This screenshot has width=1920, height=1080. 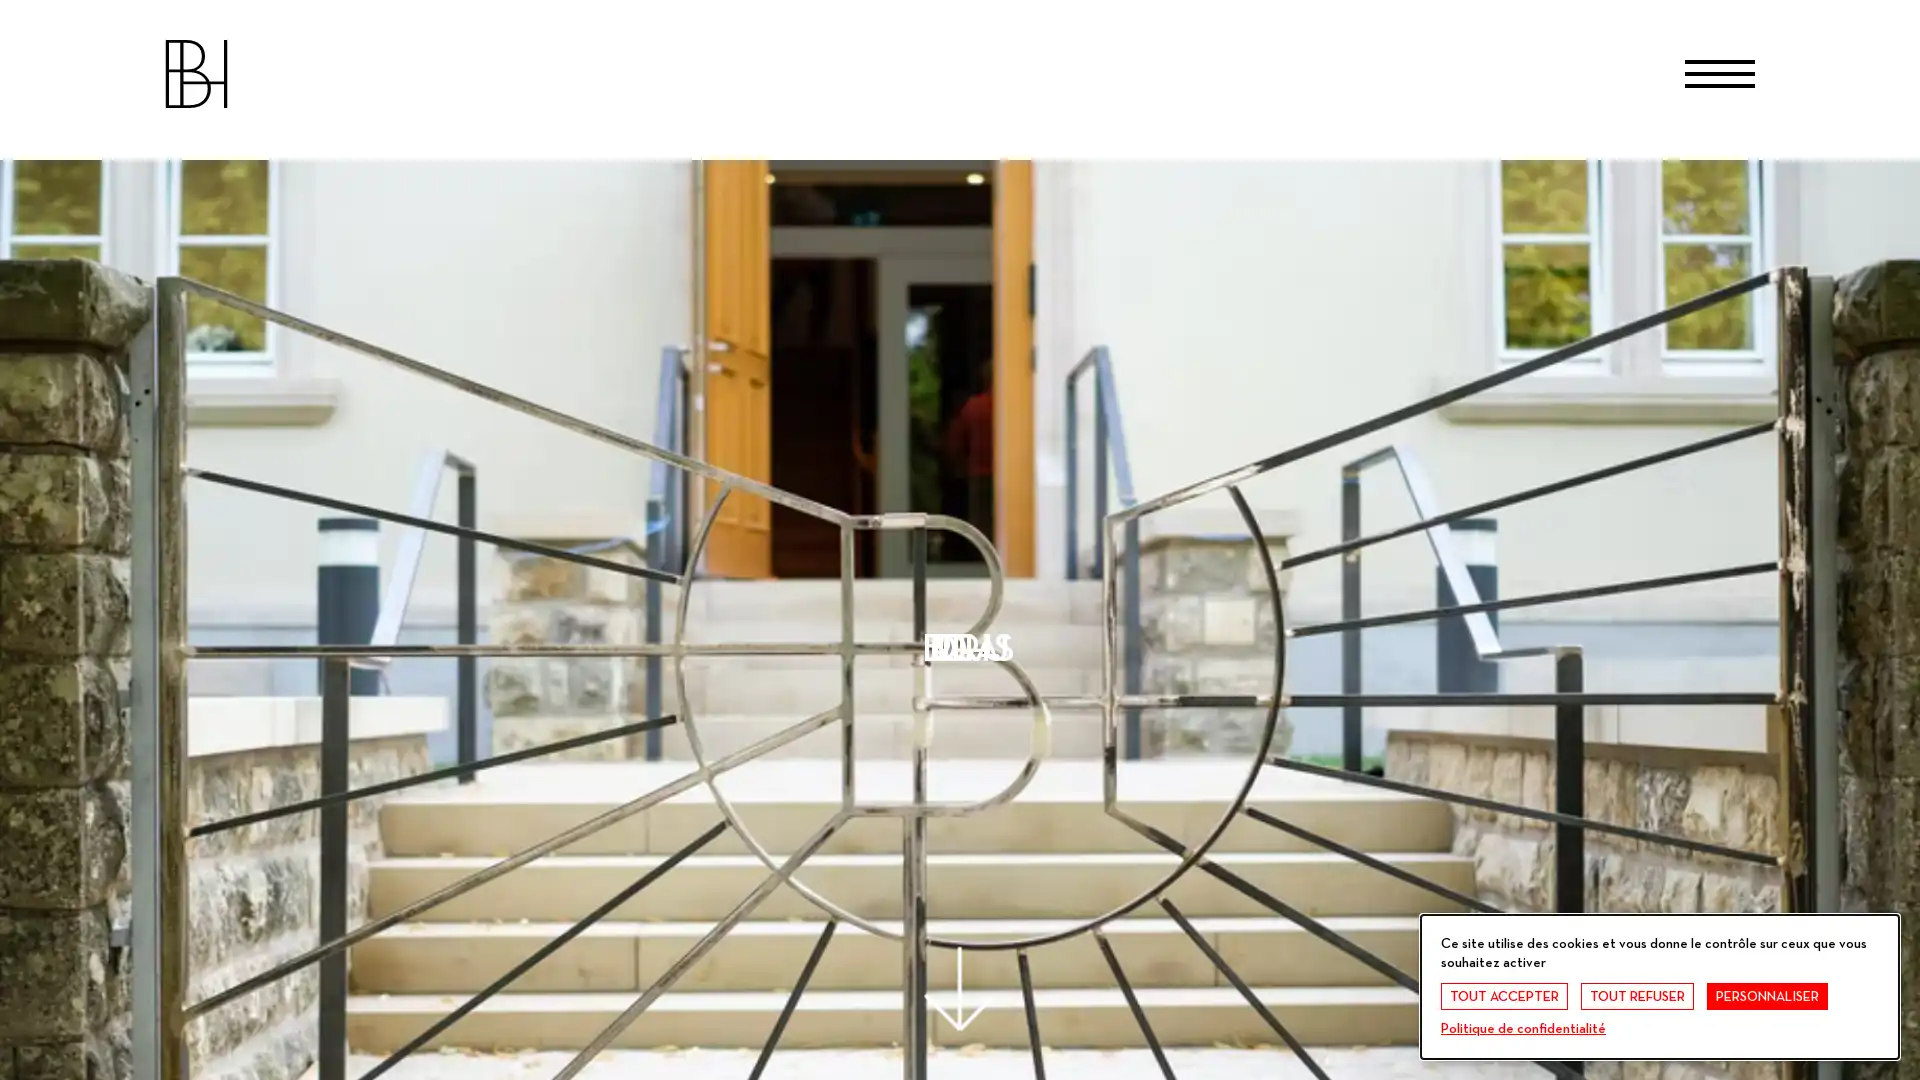 What do you see at coordinates (1504, 996) in the screenshot?
I see `TOUT ACCEPTER` at bounding box center [1504, 996].